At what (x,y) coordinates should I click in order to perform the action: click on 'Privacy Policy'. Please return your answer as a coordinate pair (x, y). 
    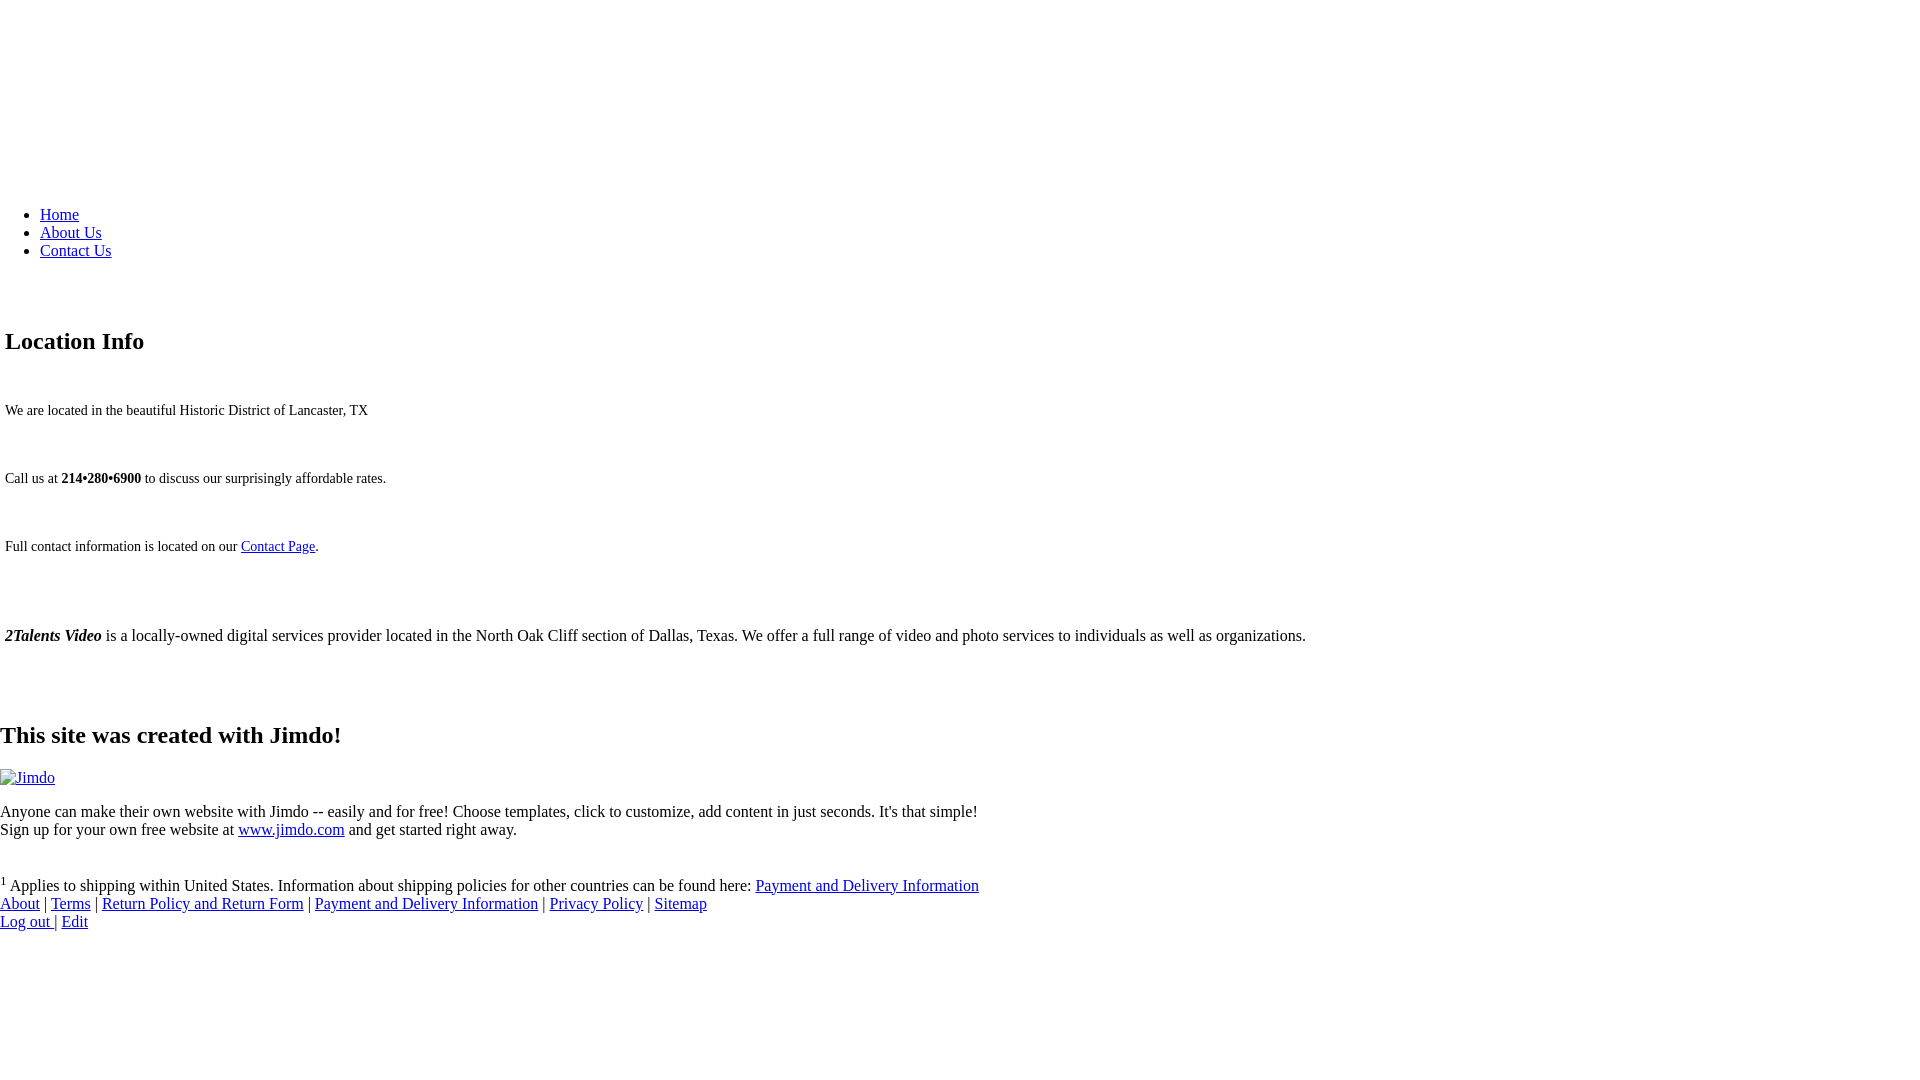
    Looking at the image, I should click on (550, 903).